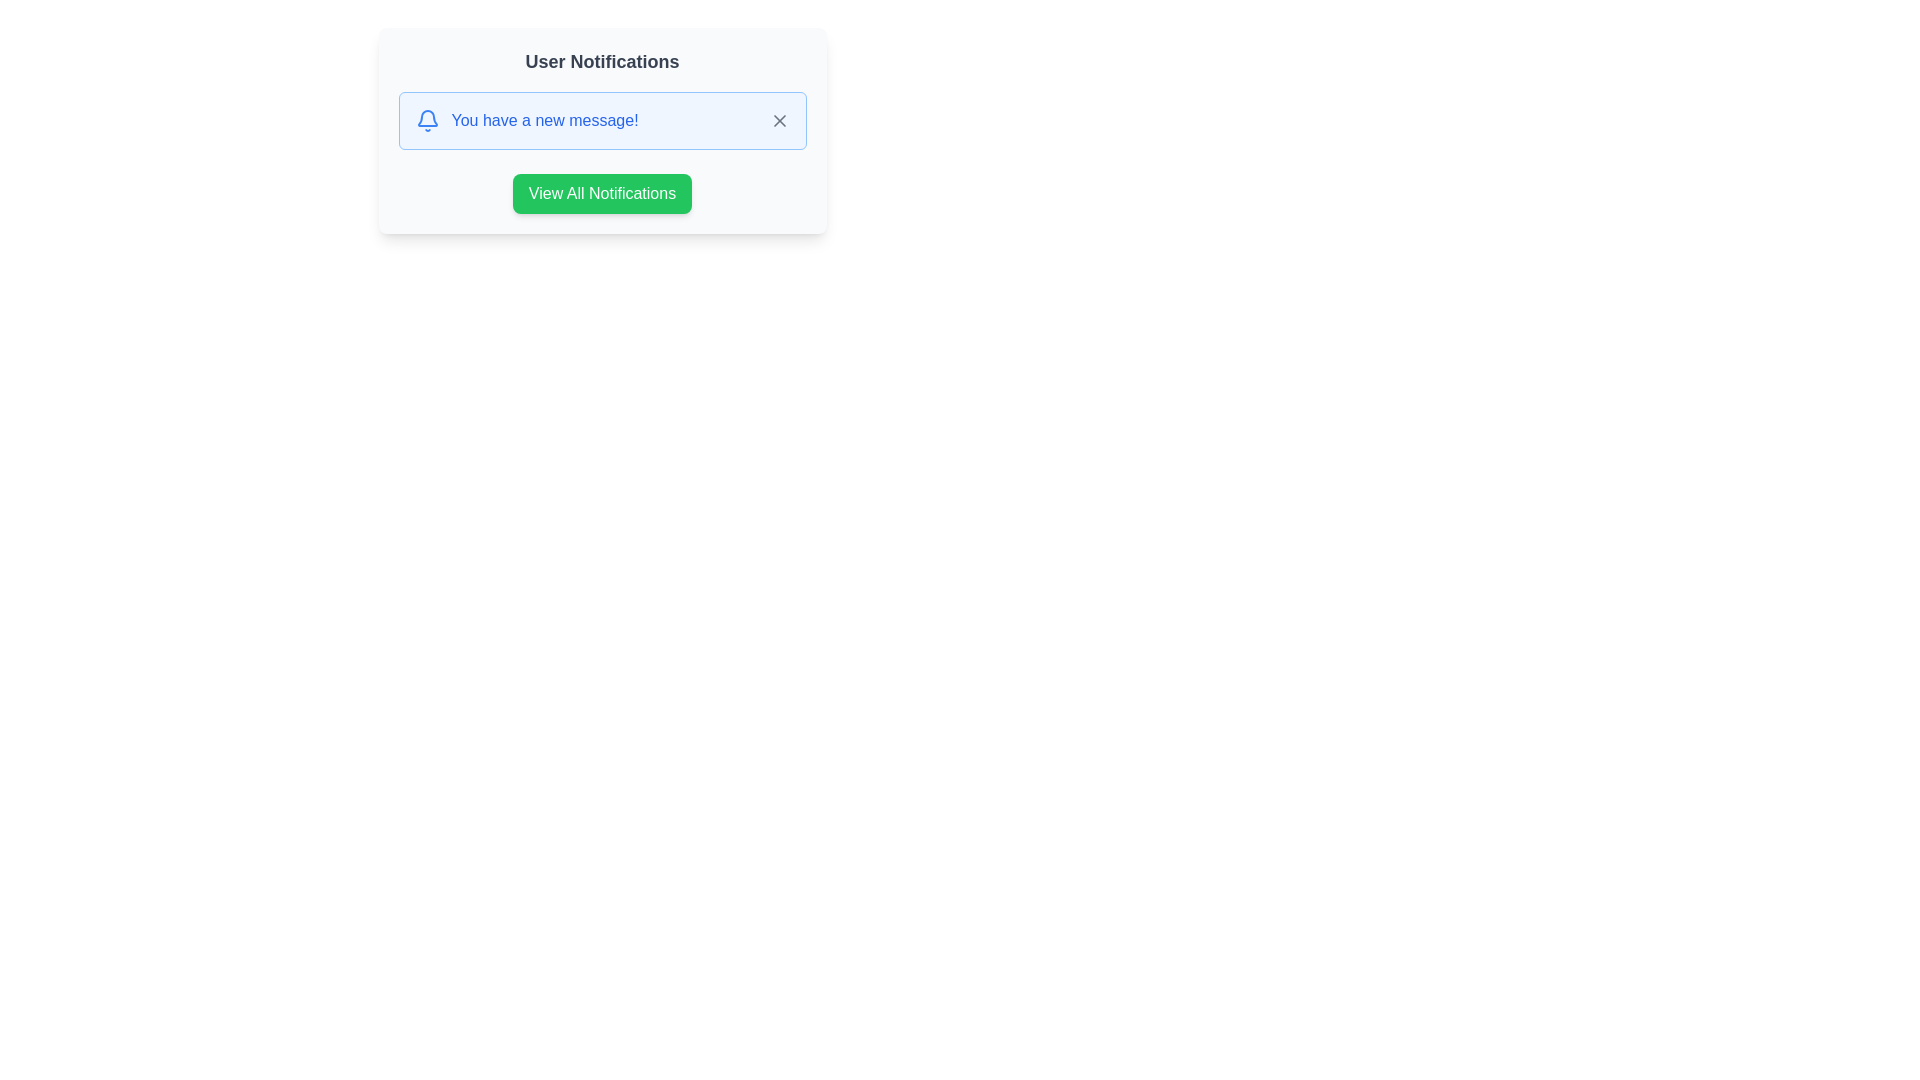 Image resolution: width=1920 pixels, height=1080 pixels. What do you see at coordinates (545, 120) in the screenshot?
I see `the text display element that shows 'You have a new message!' styled in blue color, located in the notification section` at bounding box center [545, 120].